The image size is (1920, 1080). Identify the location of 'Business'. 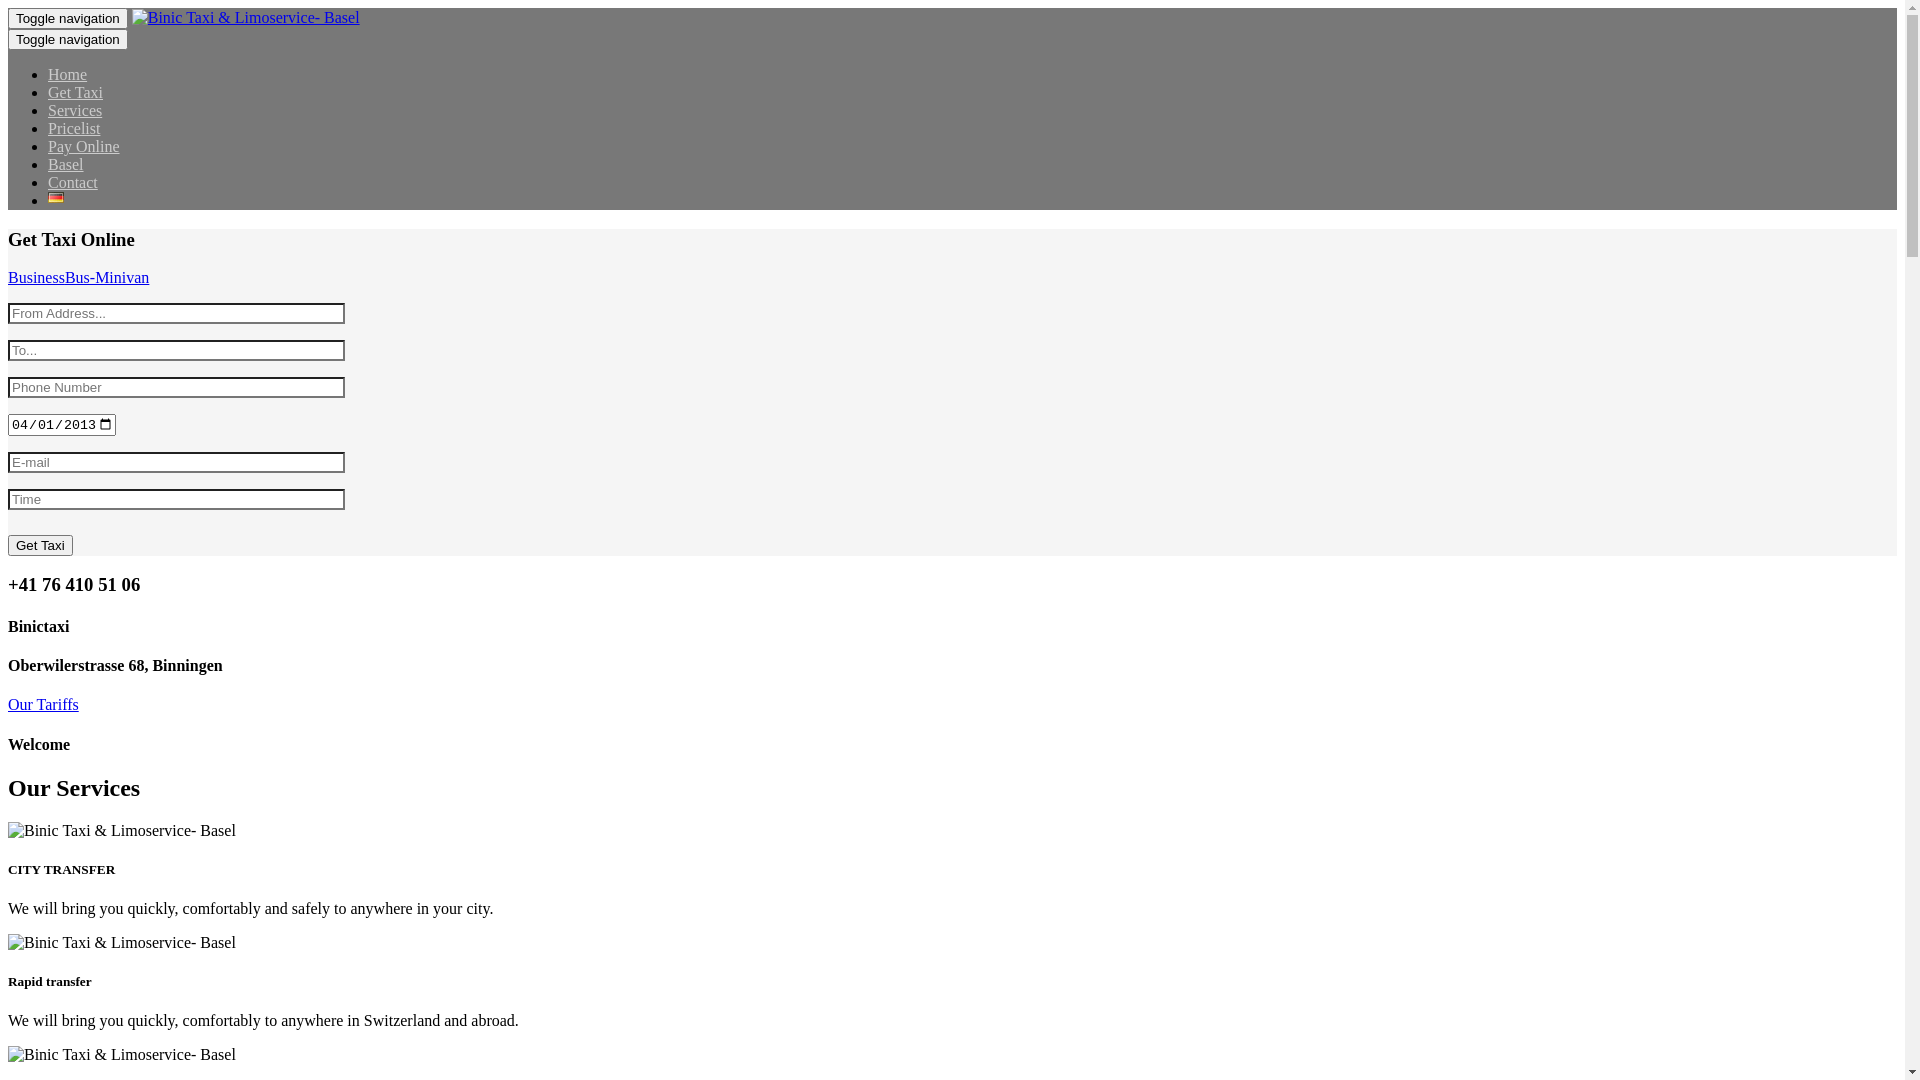
(36, 277).